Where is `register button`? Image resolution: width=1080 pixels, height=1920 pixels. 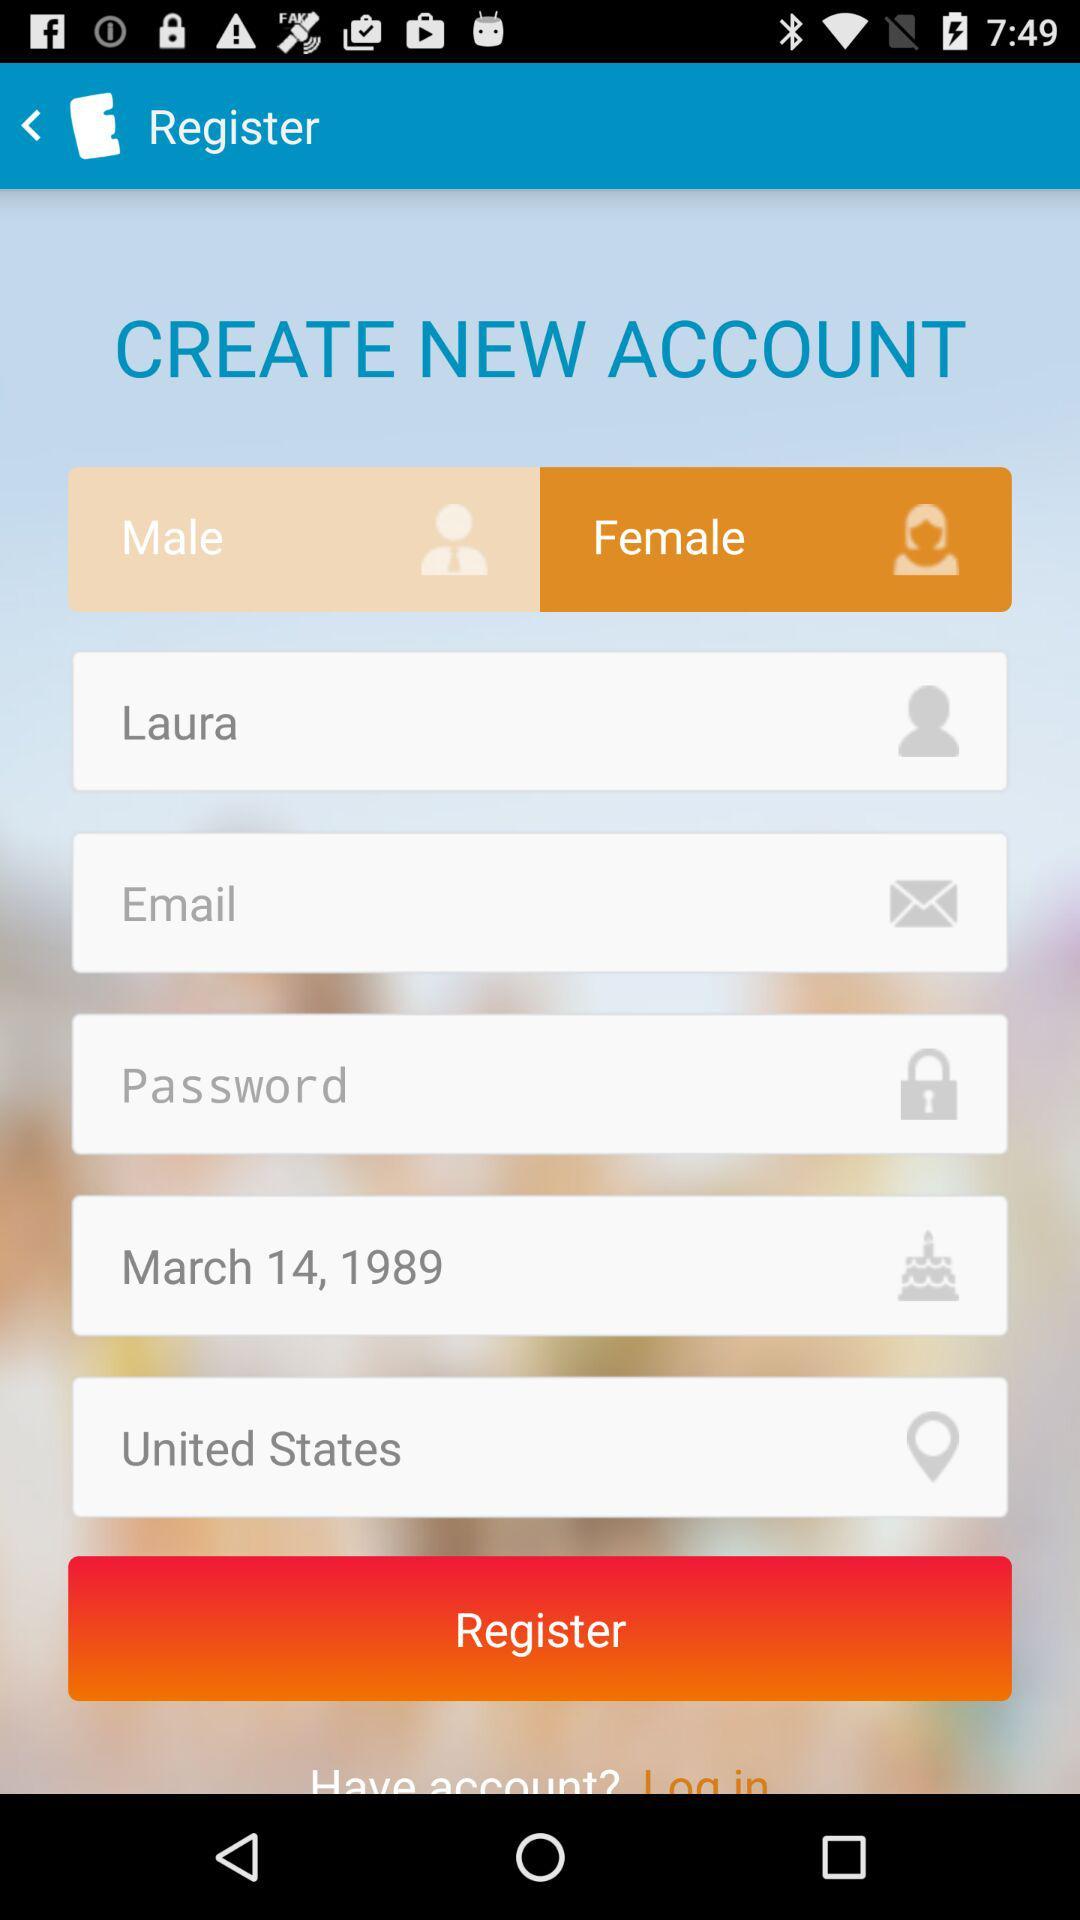 register button is located at coordinates (540, 1628).